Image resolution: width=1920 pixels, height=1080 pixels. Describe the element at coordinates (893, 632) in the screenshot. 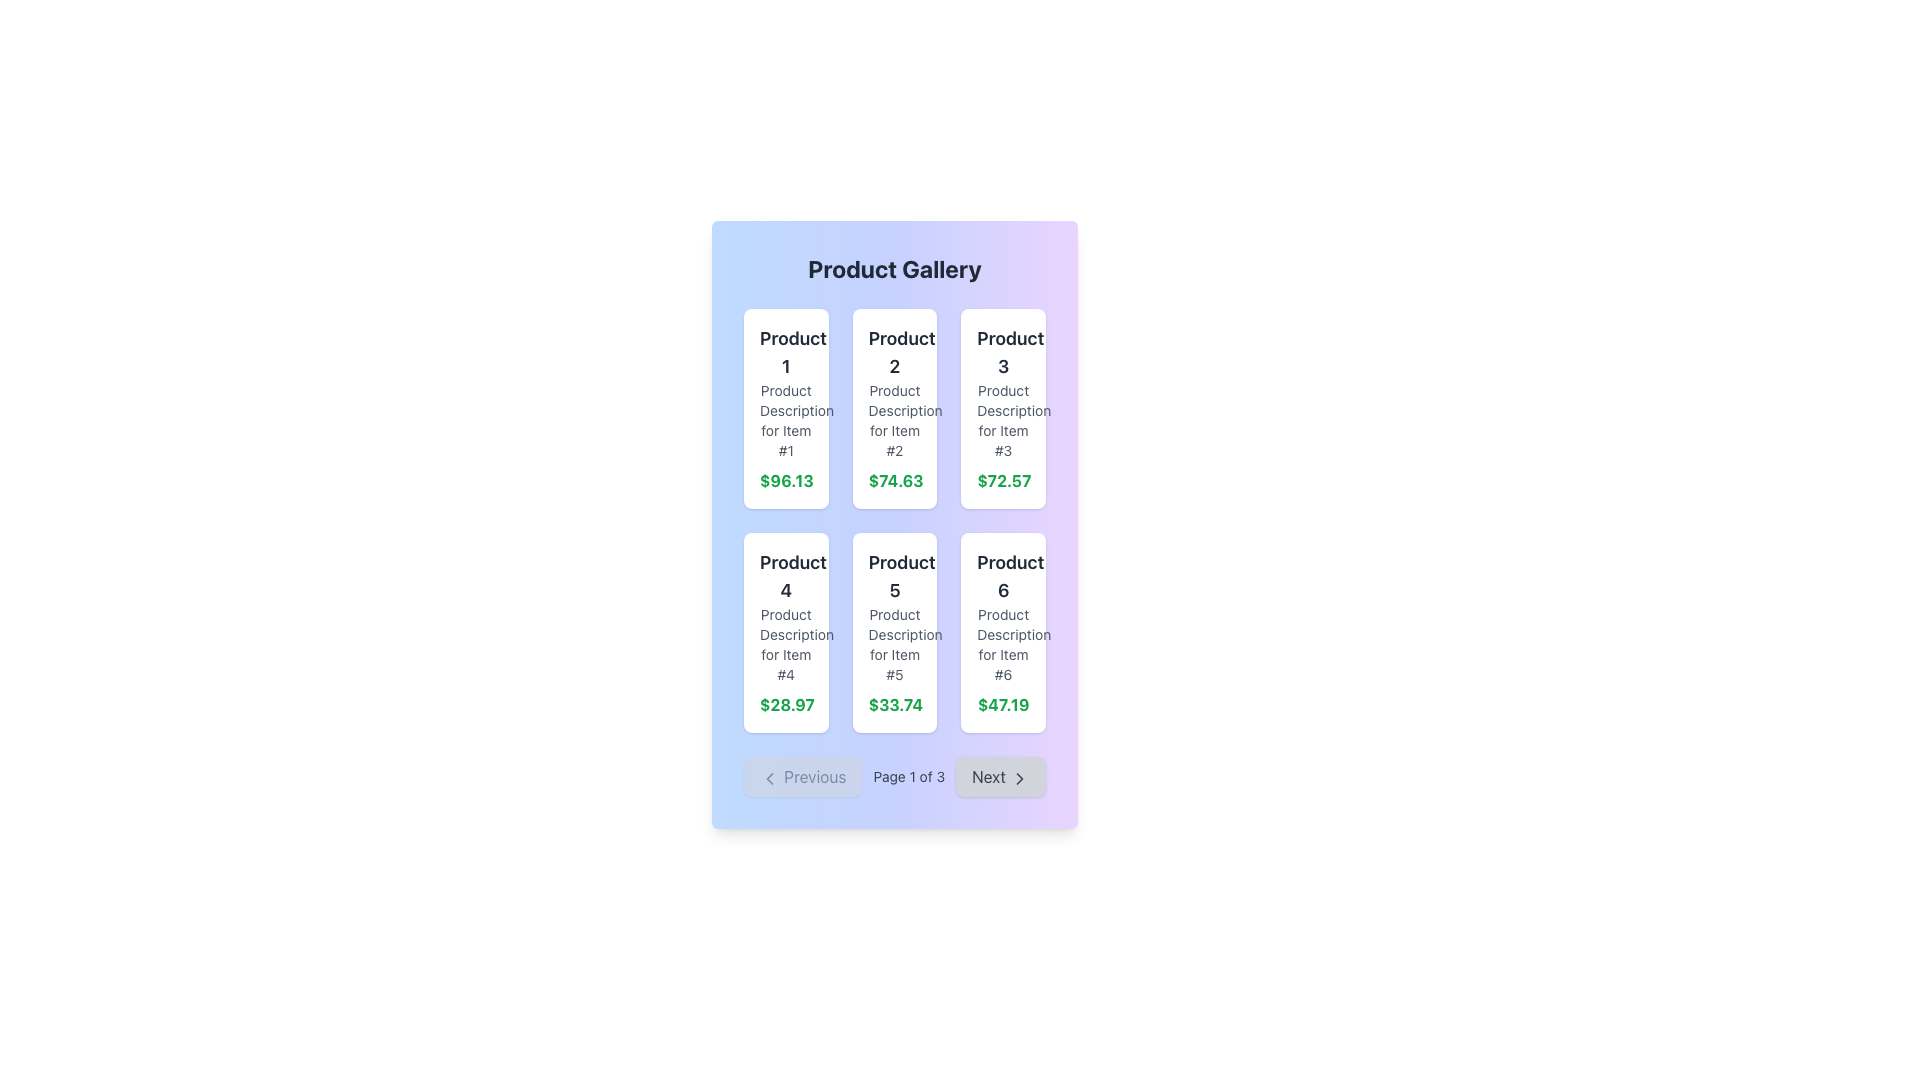

I see `product details displayed in the textual display element located in the second row and second column of the grid layout, positioned between 'Product 4' and 'Product 6'` at that location.